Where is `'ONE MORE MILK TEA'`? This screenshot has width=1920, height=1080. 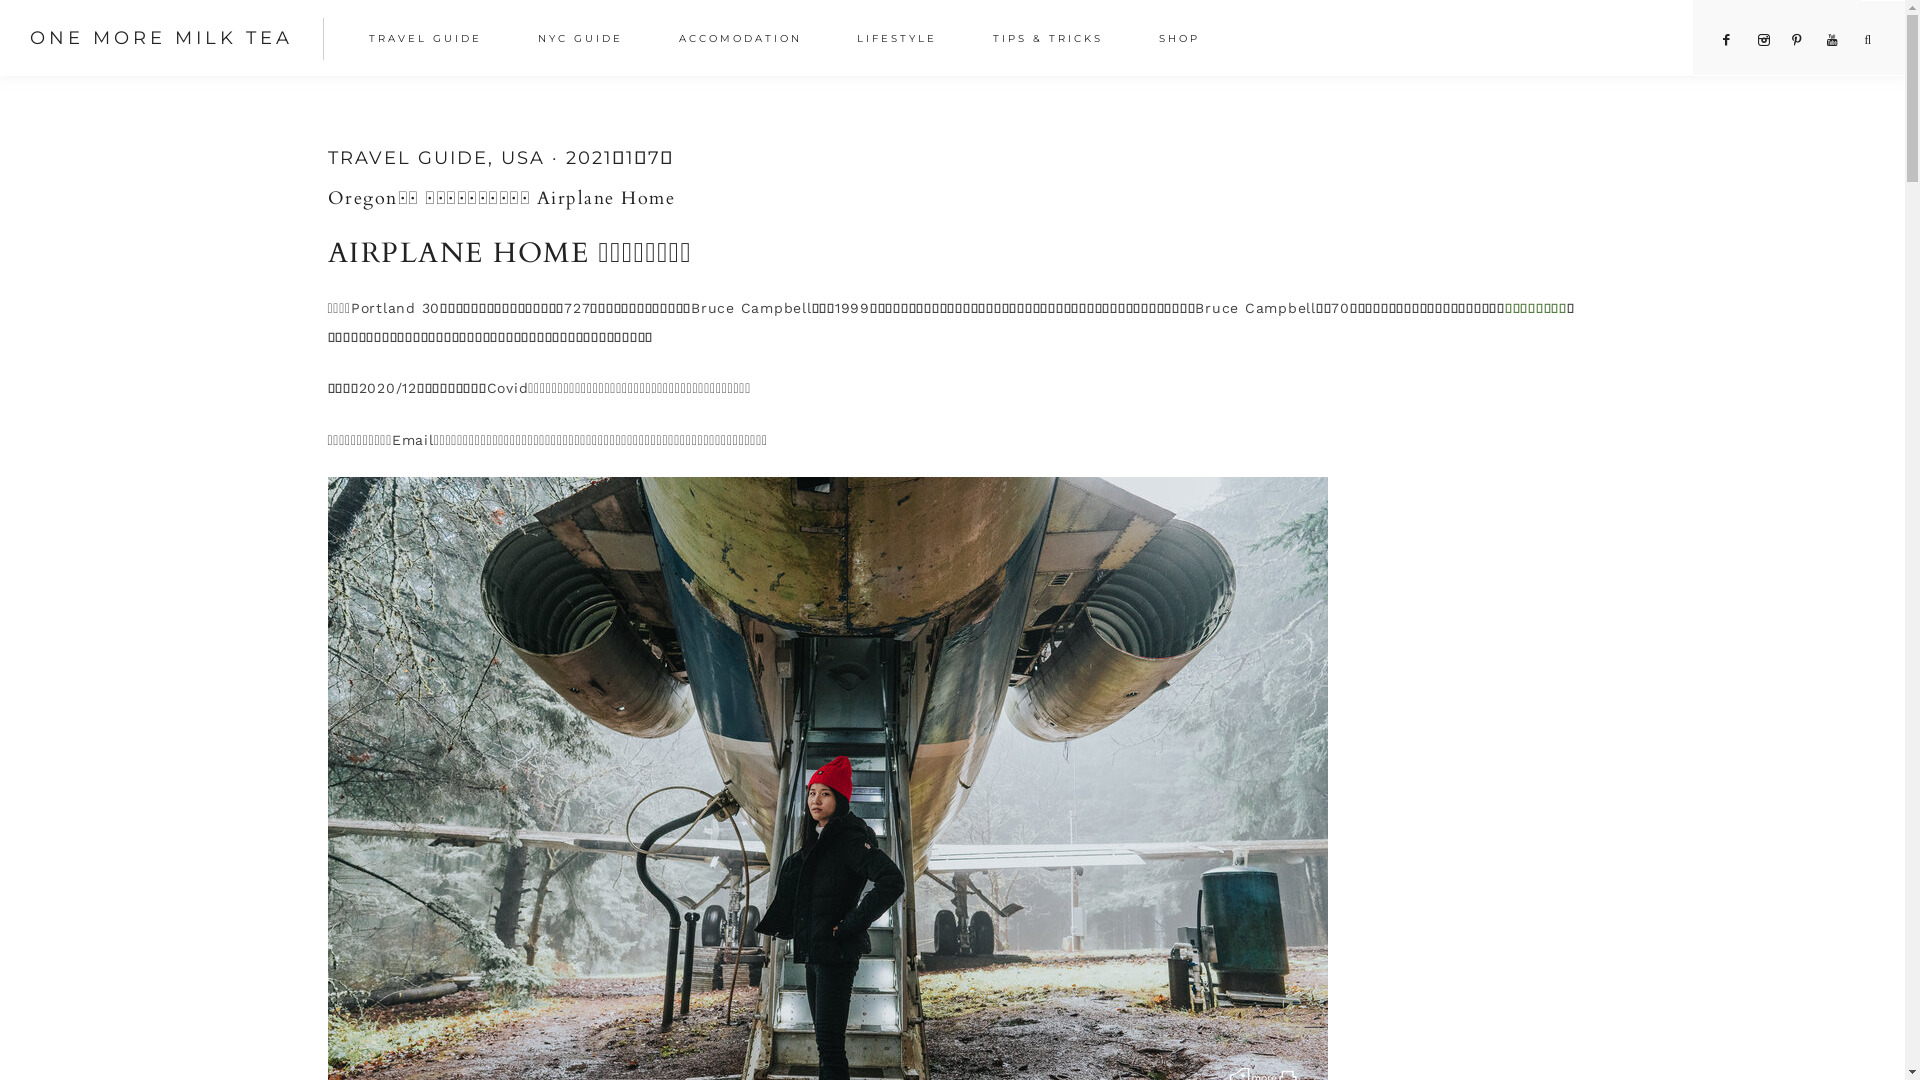 'ONE MORE MILK TEA' is located at coordinates (161, 38).